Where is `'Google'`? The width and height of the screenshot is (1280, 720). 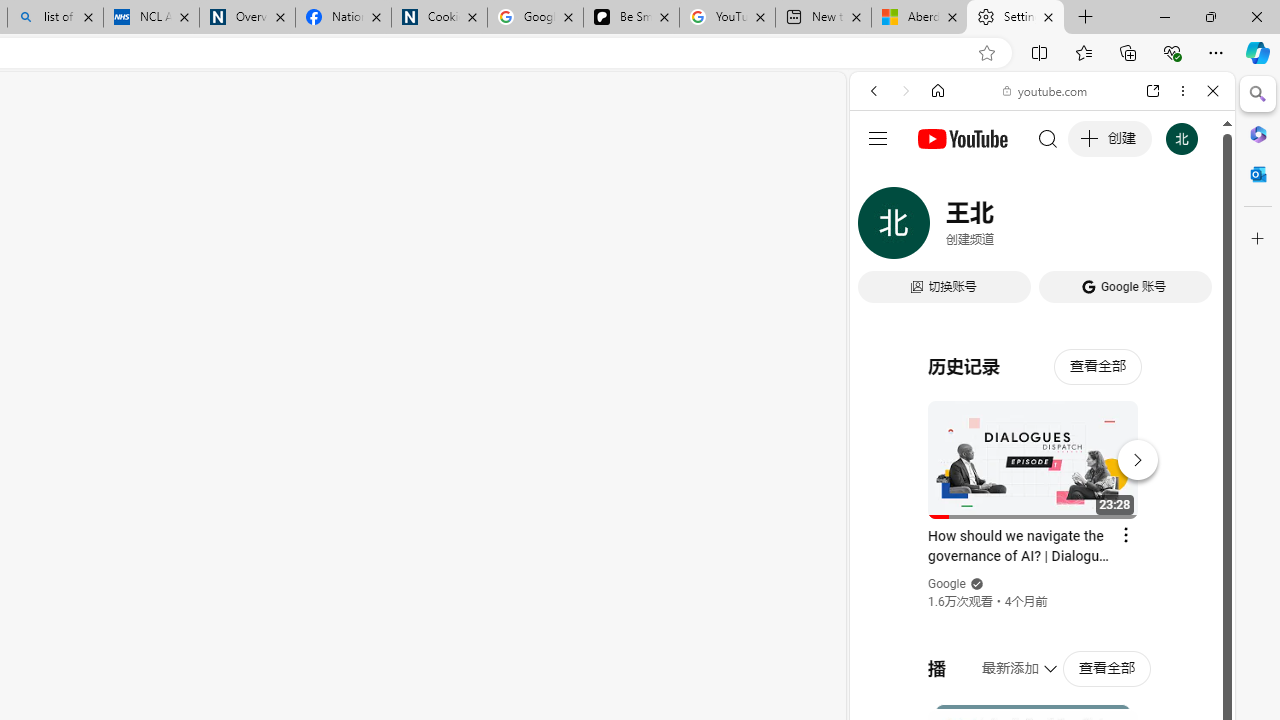 'Google' is located at coordinates (946, 584).